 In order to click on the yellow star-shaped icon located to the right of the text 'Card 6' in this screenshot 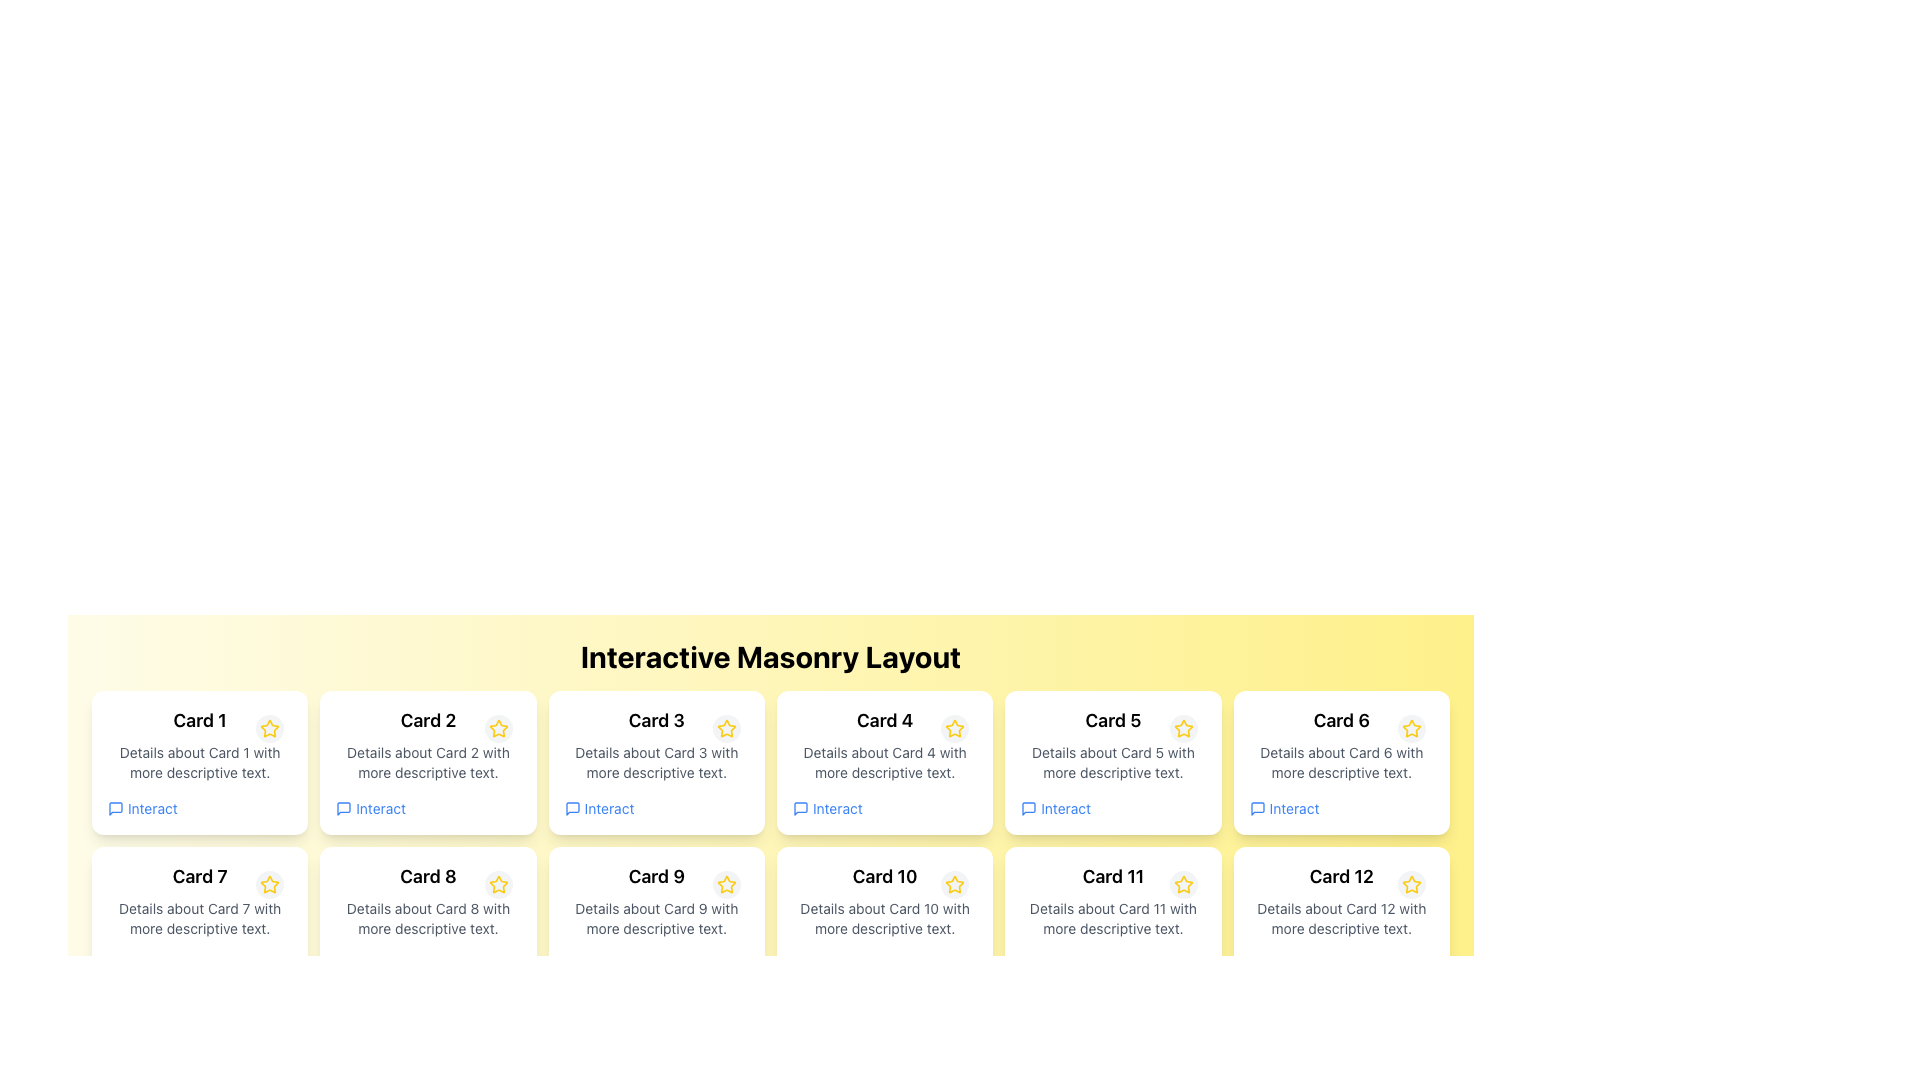, I will do `click(1410, 728)`.